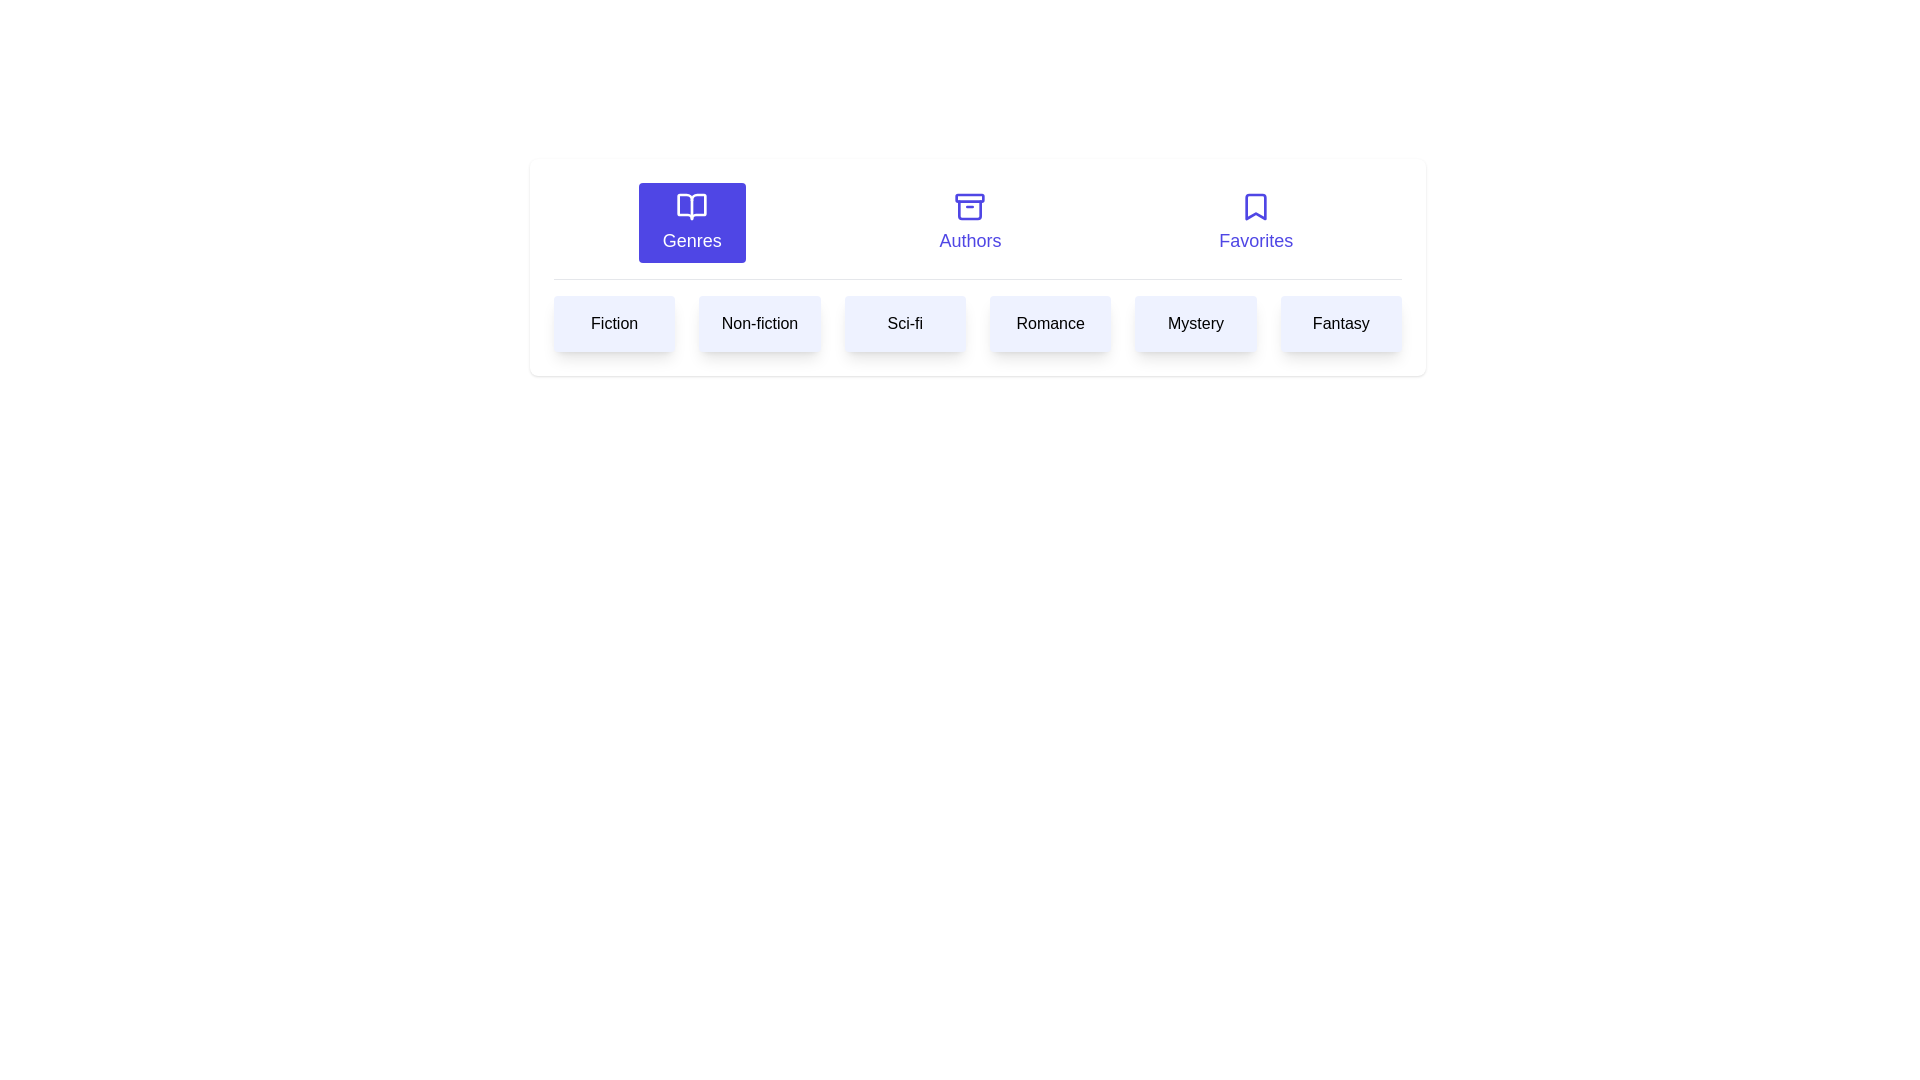  Describe the element at coordinates (691, 223) in the screenshot. I see `the Genres tab by clicking on its header` at that location.